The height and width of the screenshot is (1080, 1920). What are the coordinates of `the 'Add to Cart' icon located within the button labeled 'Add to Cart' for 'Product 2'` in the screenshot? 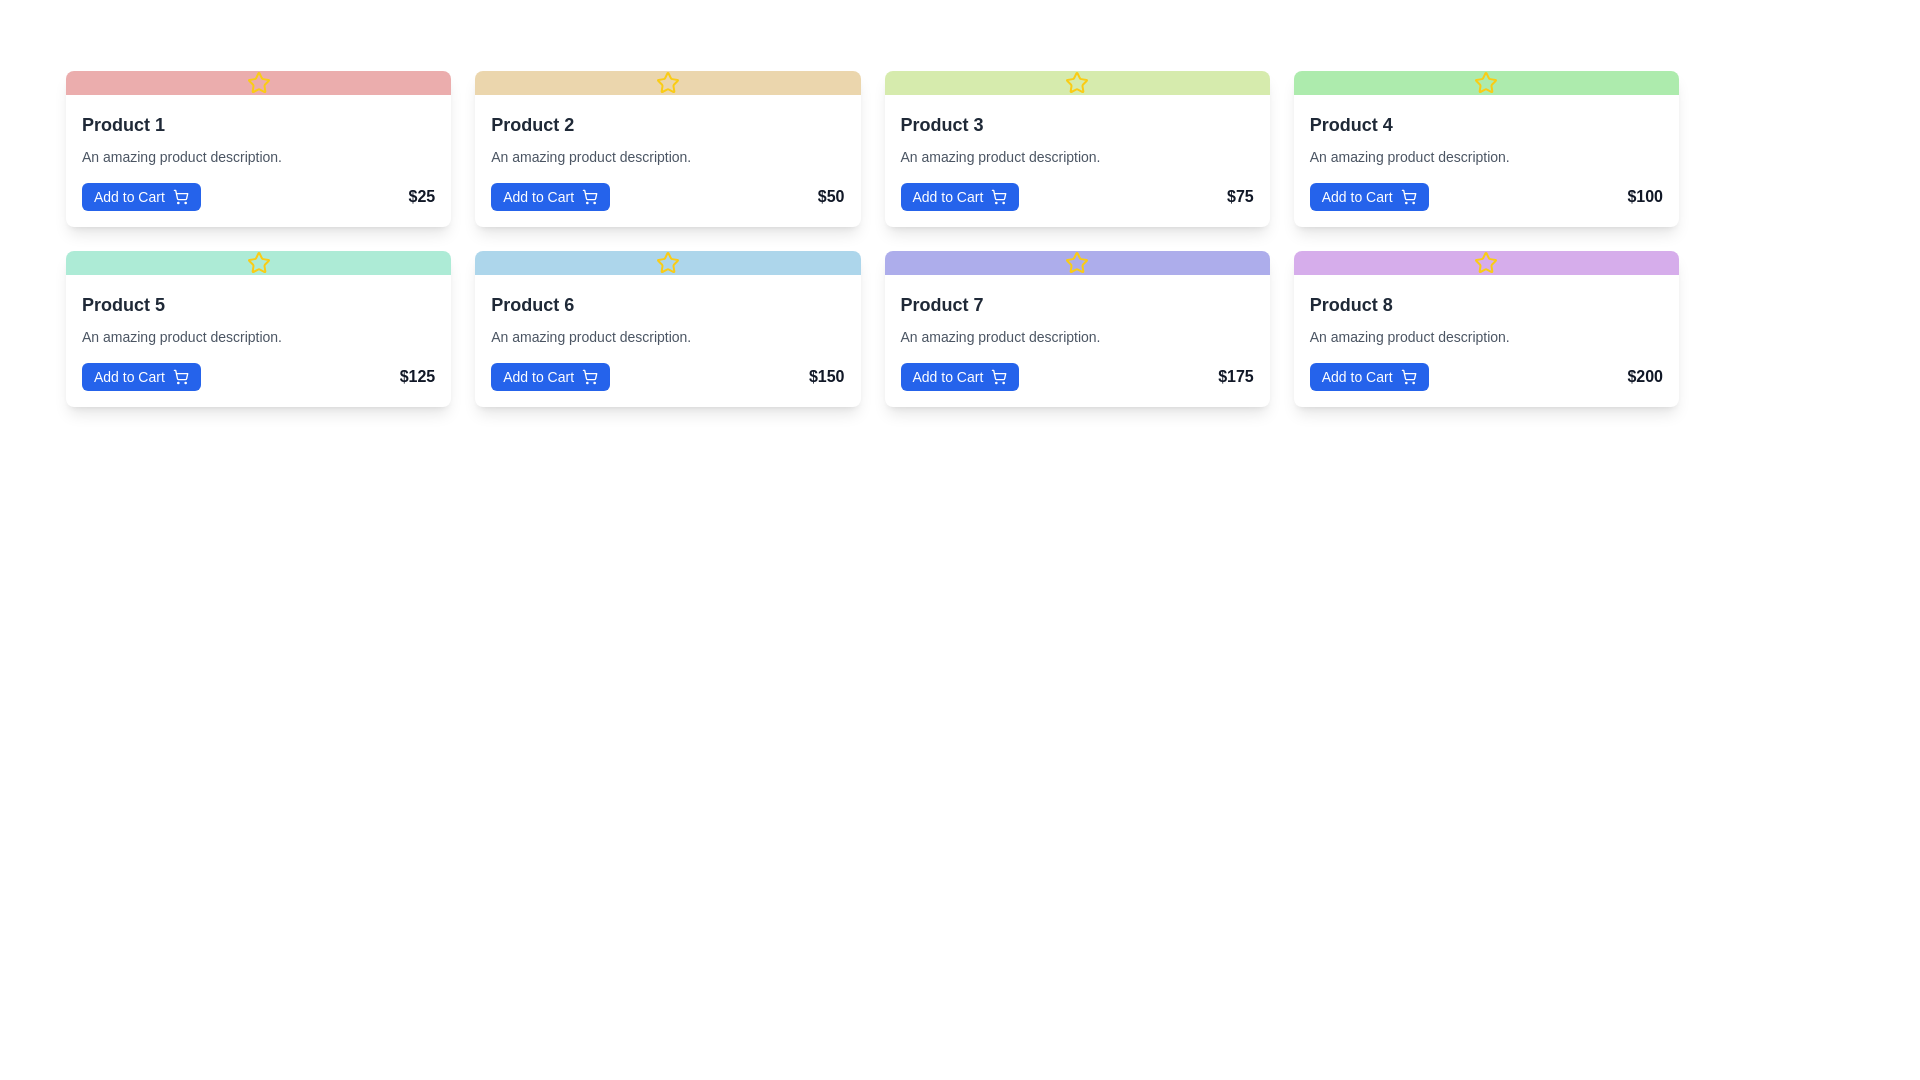 It's located at (589, 196).